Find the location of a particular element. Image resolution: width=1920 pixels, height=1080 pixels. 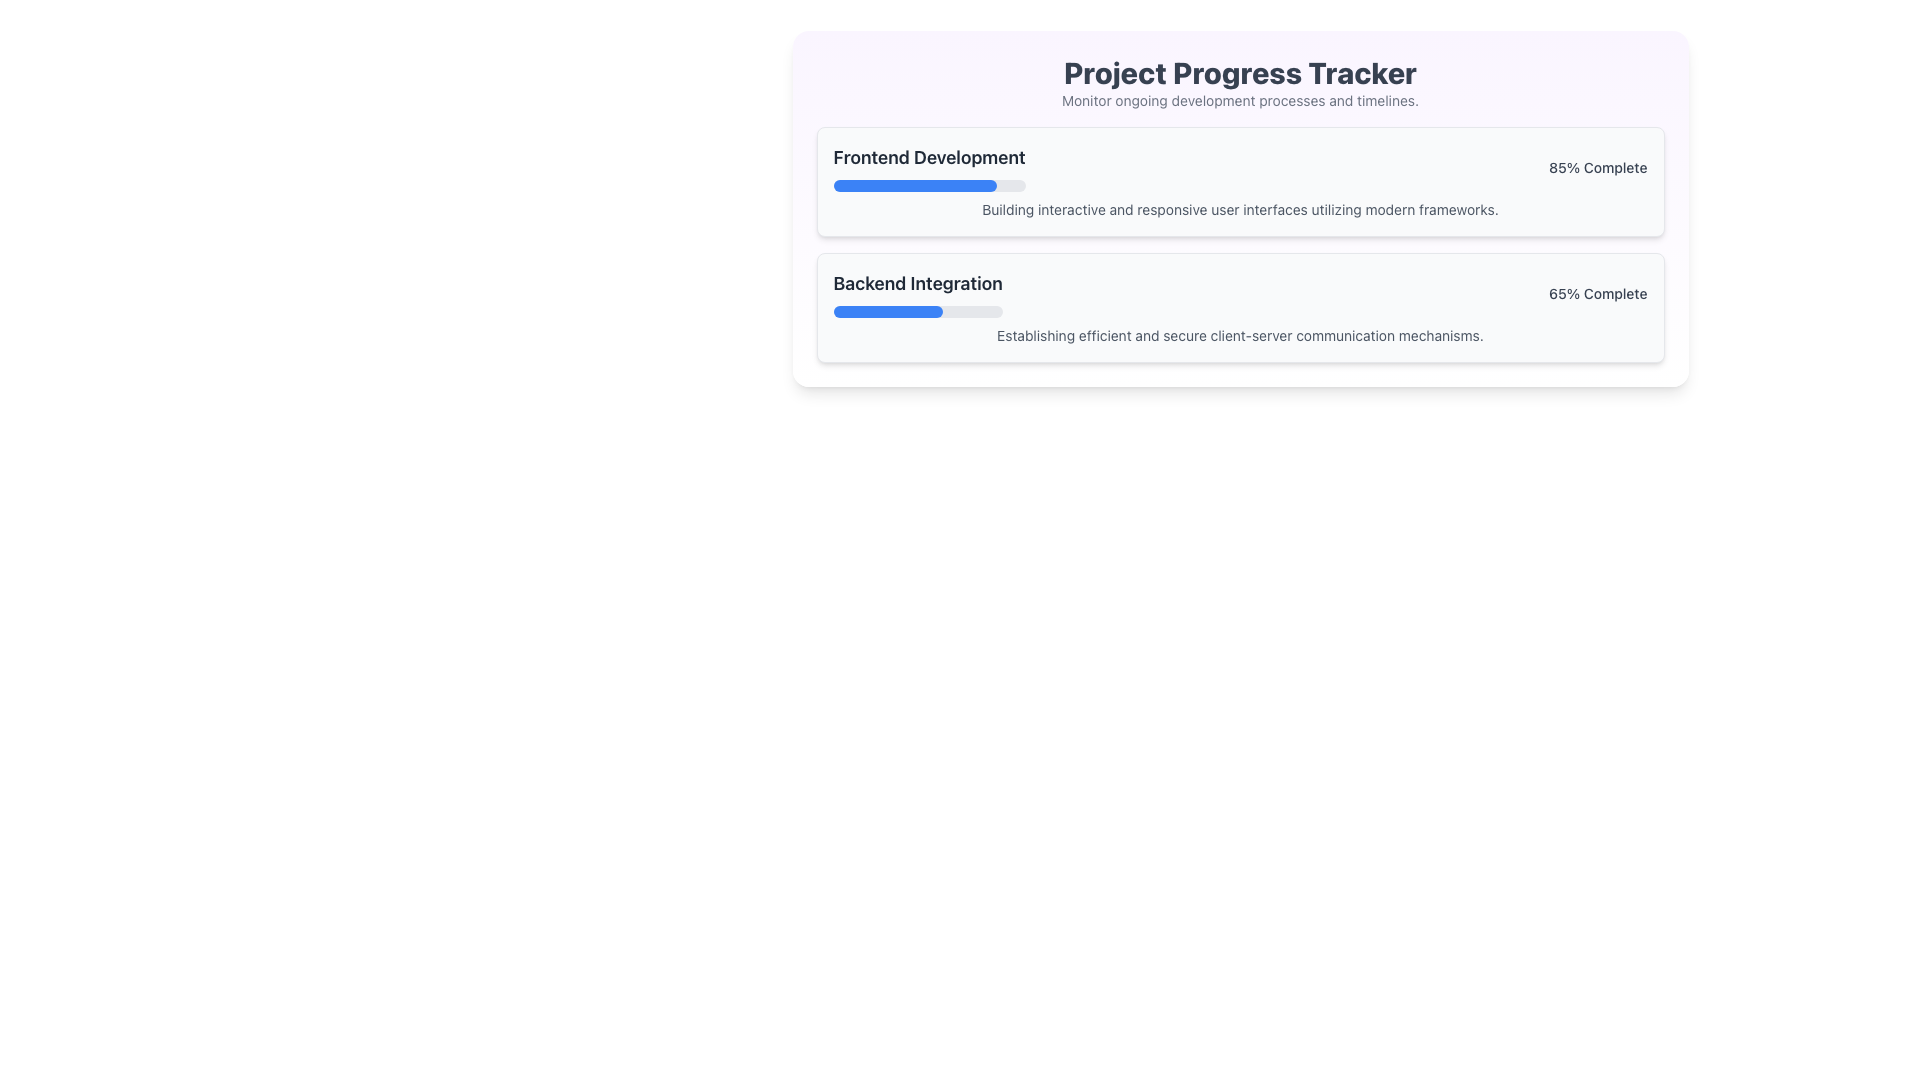

the Progress Bar that visually represents the 65% completion status for the 'Backend Integration' task in the tracker is located at coordinates (917, 312).